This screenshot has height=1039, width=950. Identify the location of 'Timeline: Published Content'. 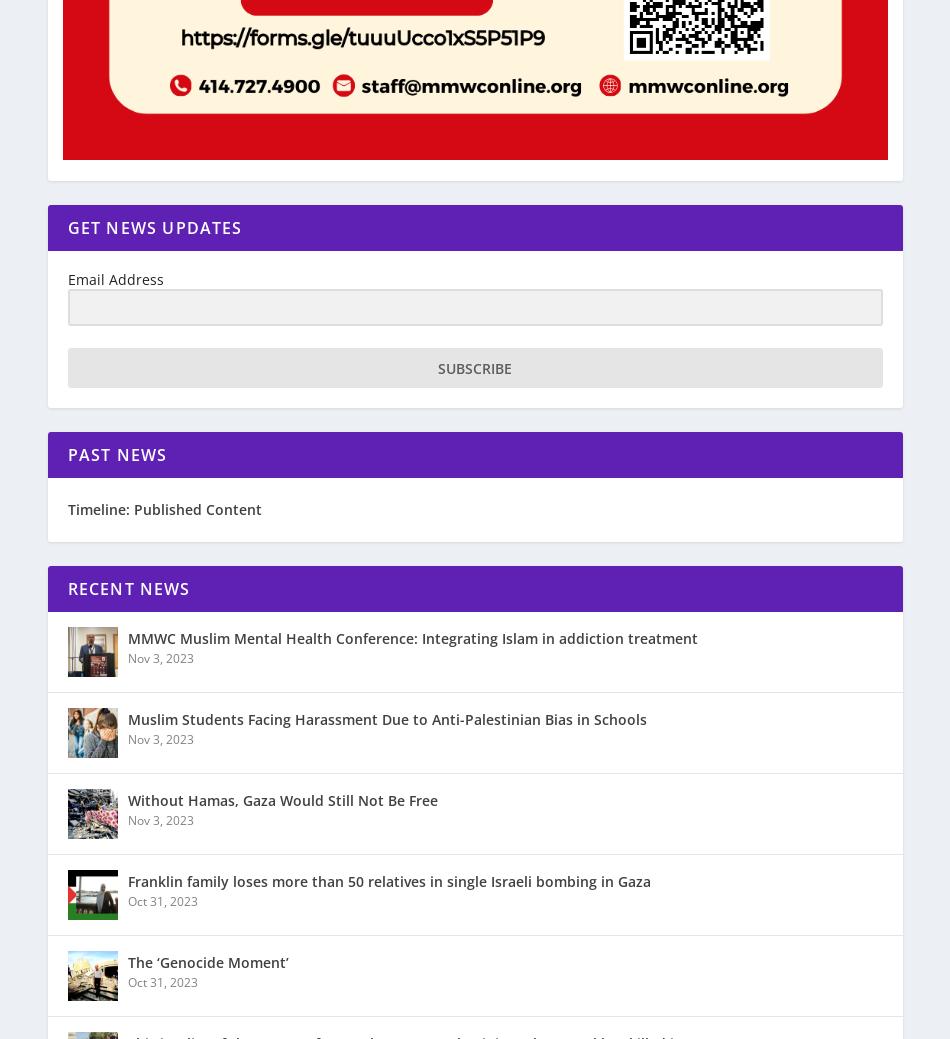
(163, 508).